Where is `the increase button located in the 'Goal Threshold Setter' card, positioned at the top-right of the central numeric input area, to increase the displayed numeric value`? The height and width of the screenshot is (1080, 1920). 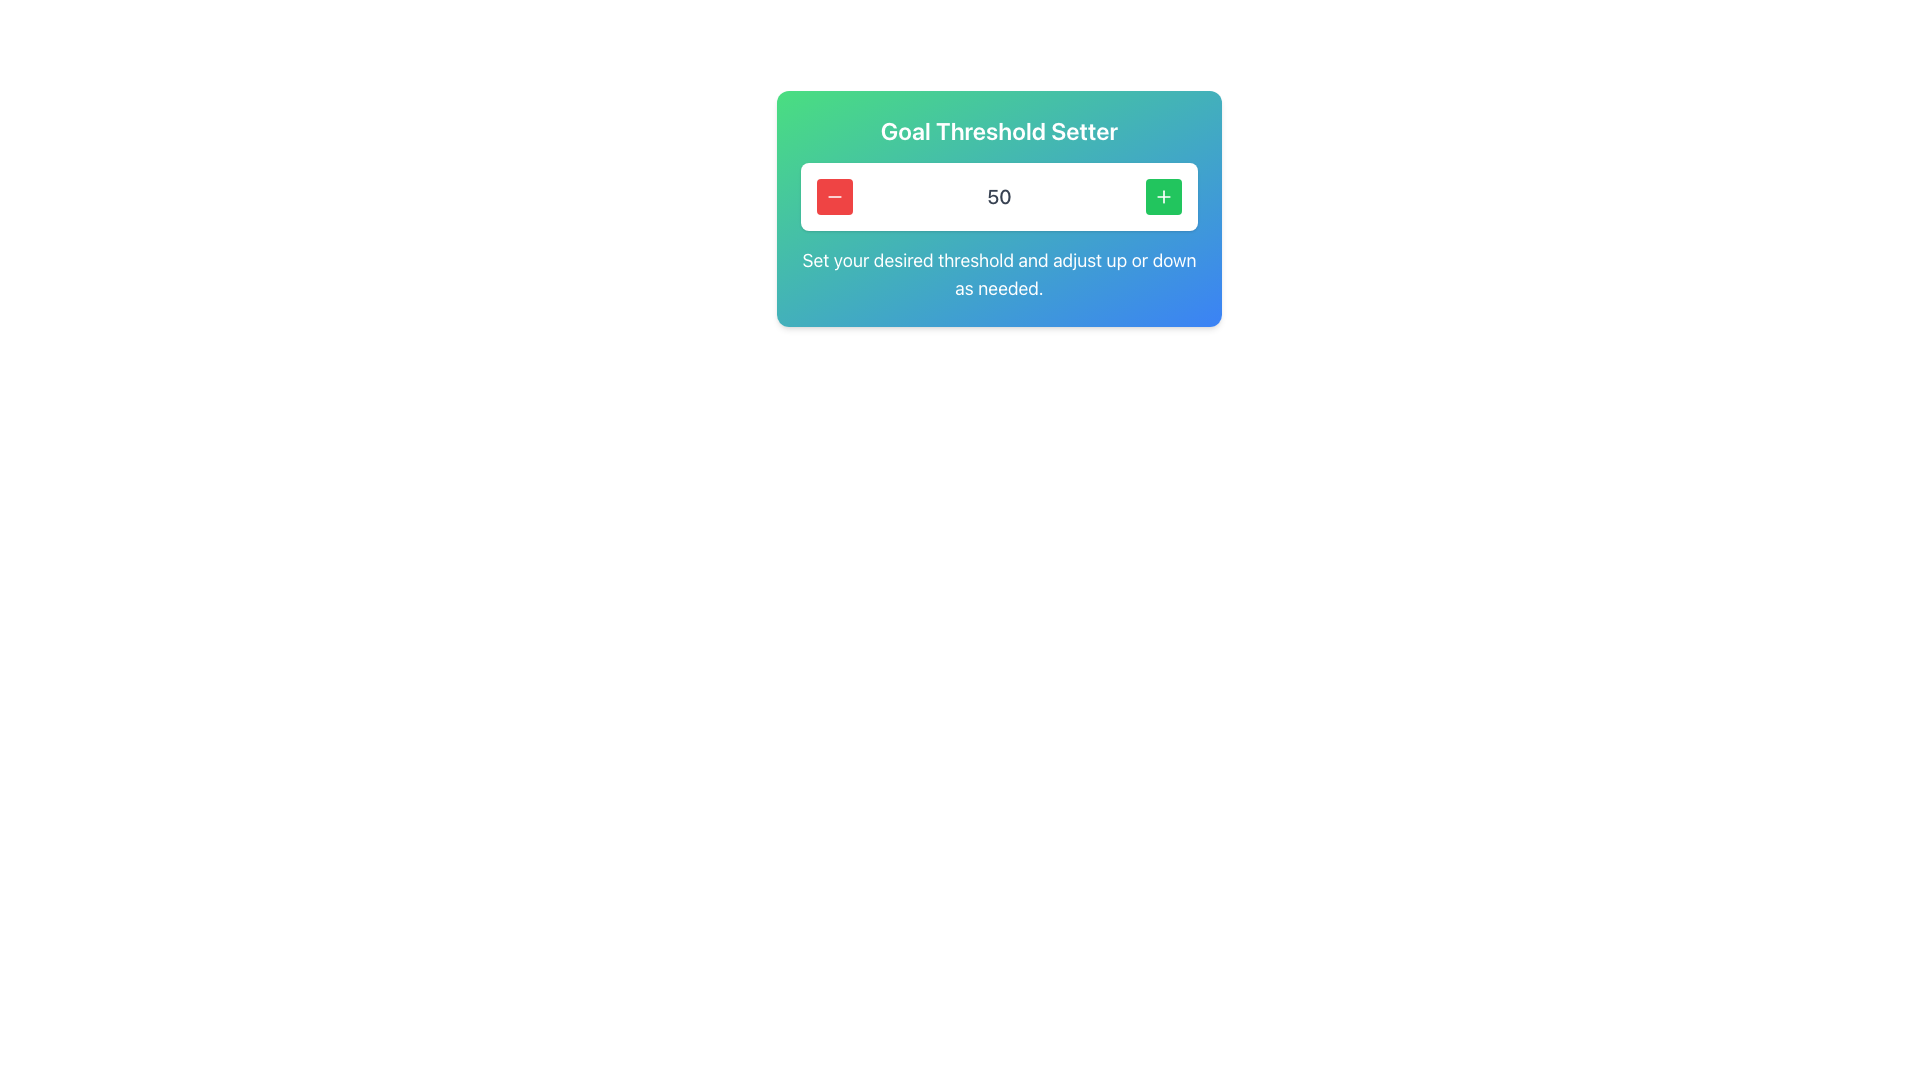
the increase button located in the 'Goal Threshold Setter' card, positioned at the top-right of the central numeric input area, to increase the displayed numeric value is located at coordinates (1163, 196).